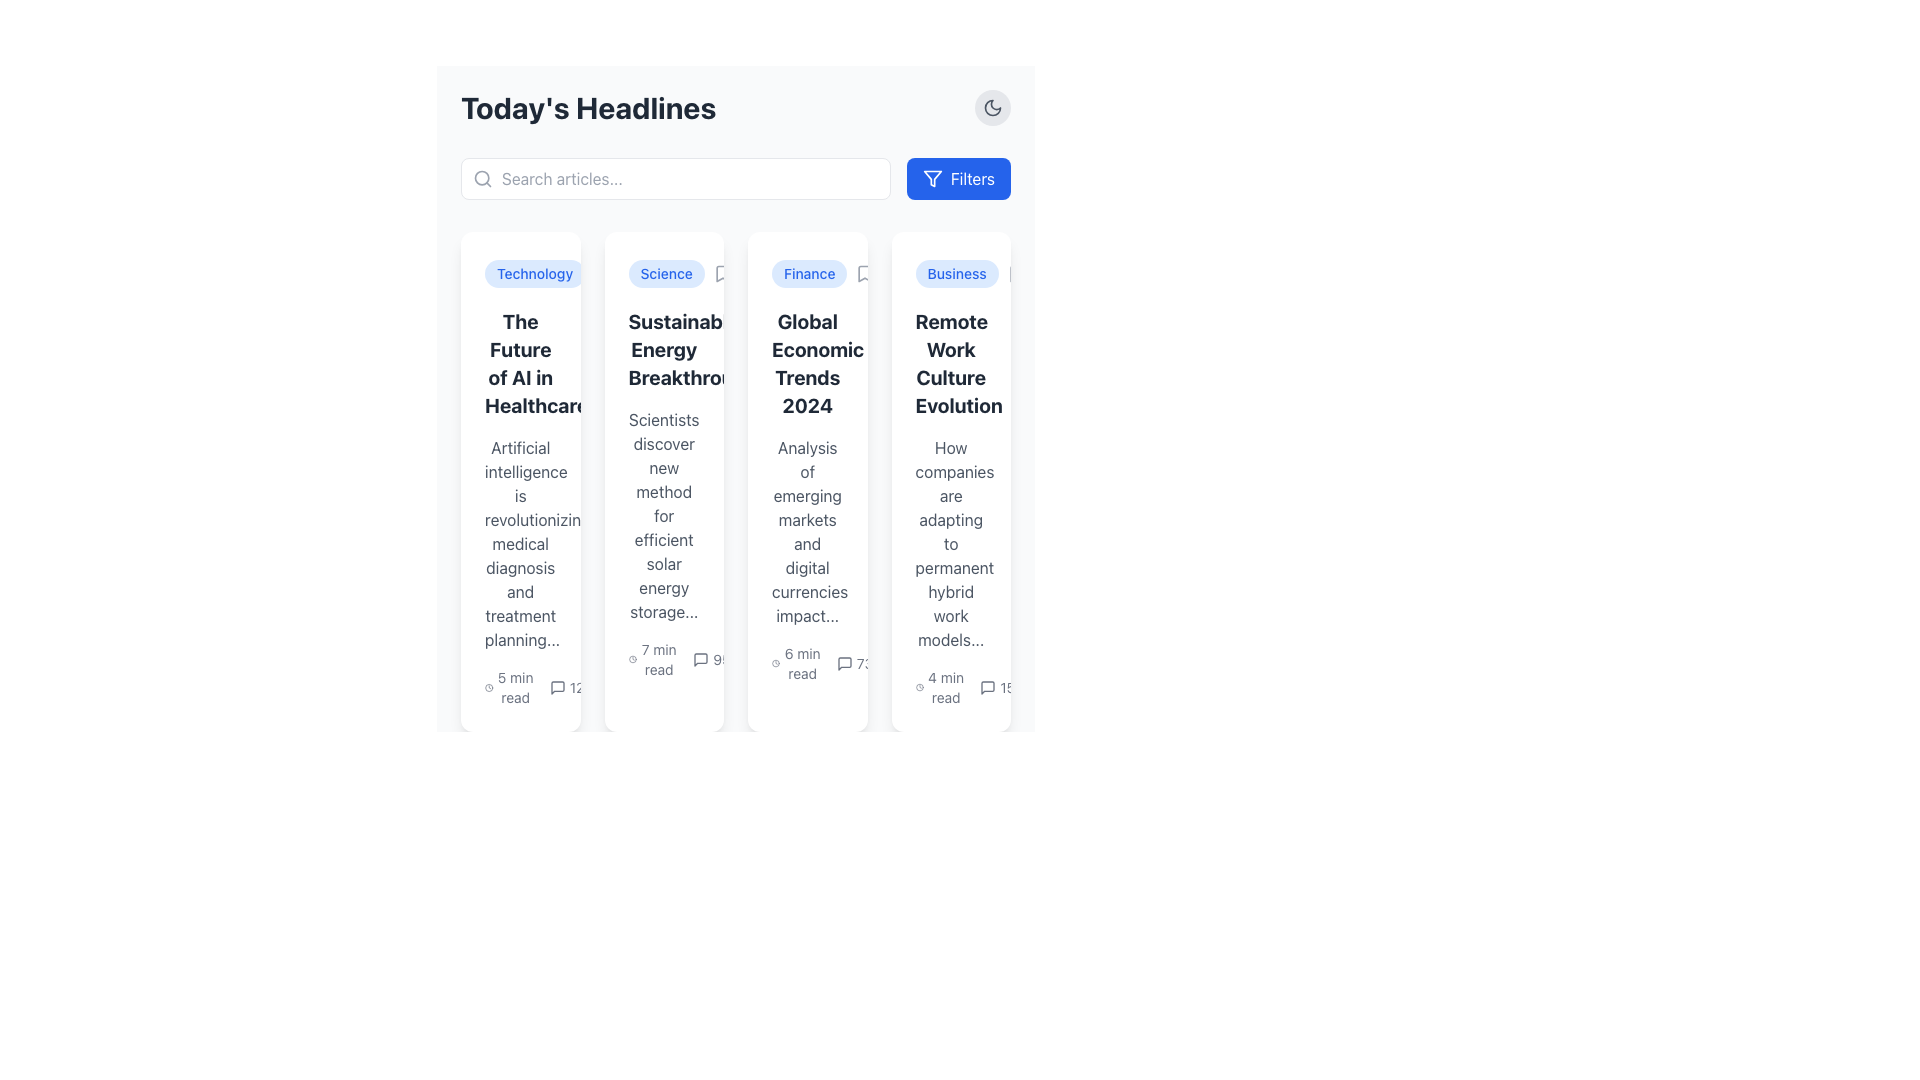  I want to click on 'Technology' category label located at the top of the first column, above the article titled 'The Future of AI in Healthcare', so click(535, 273).